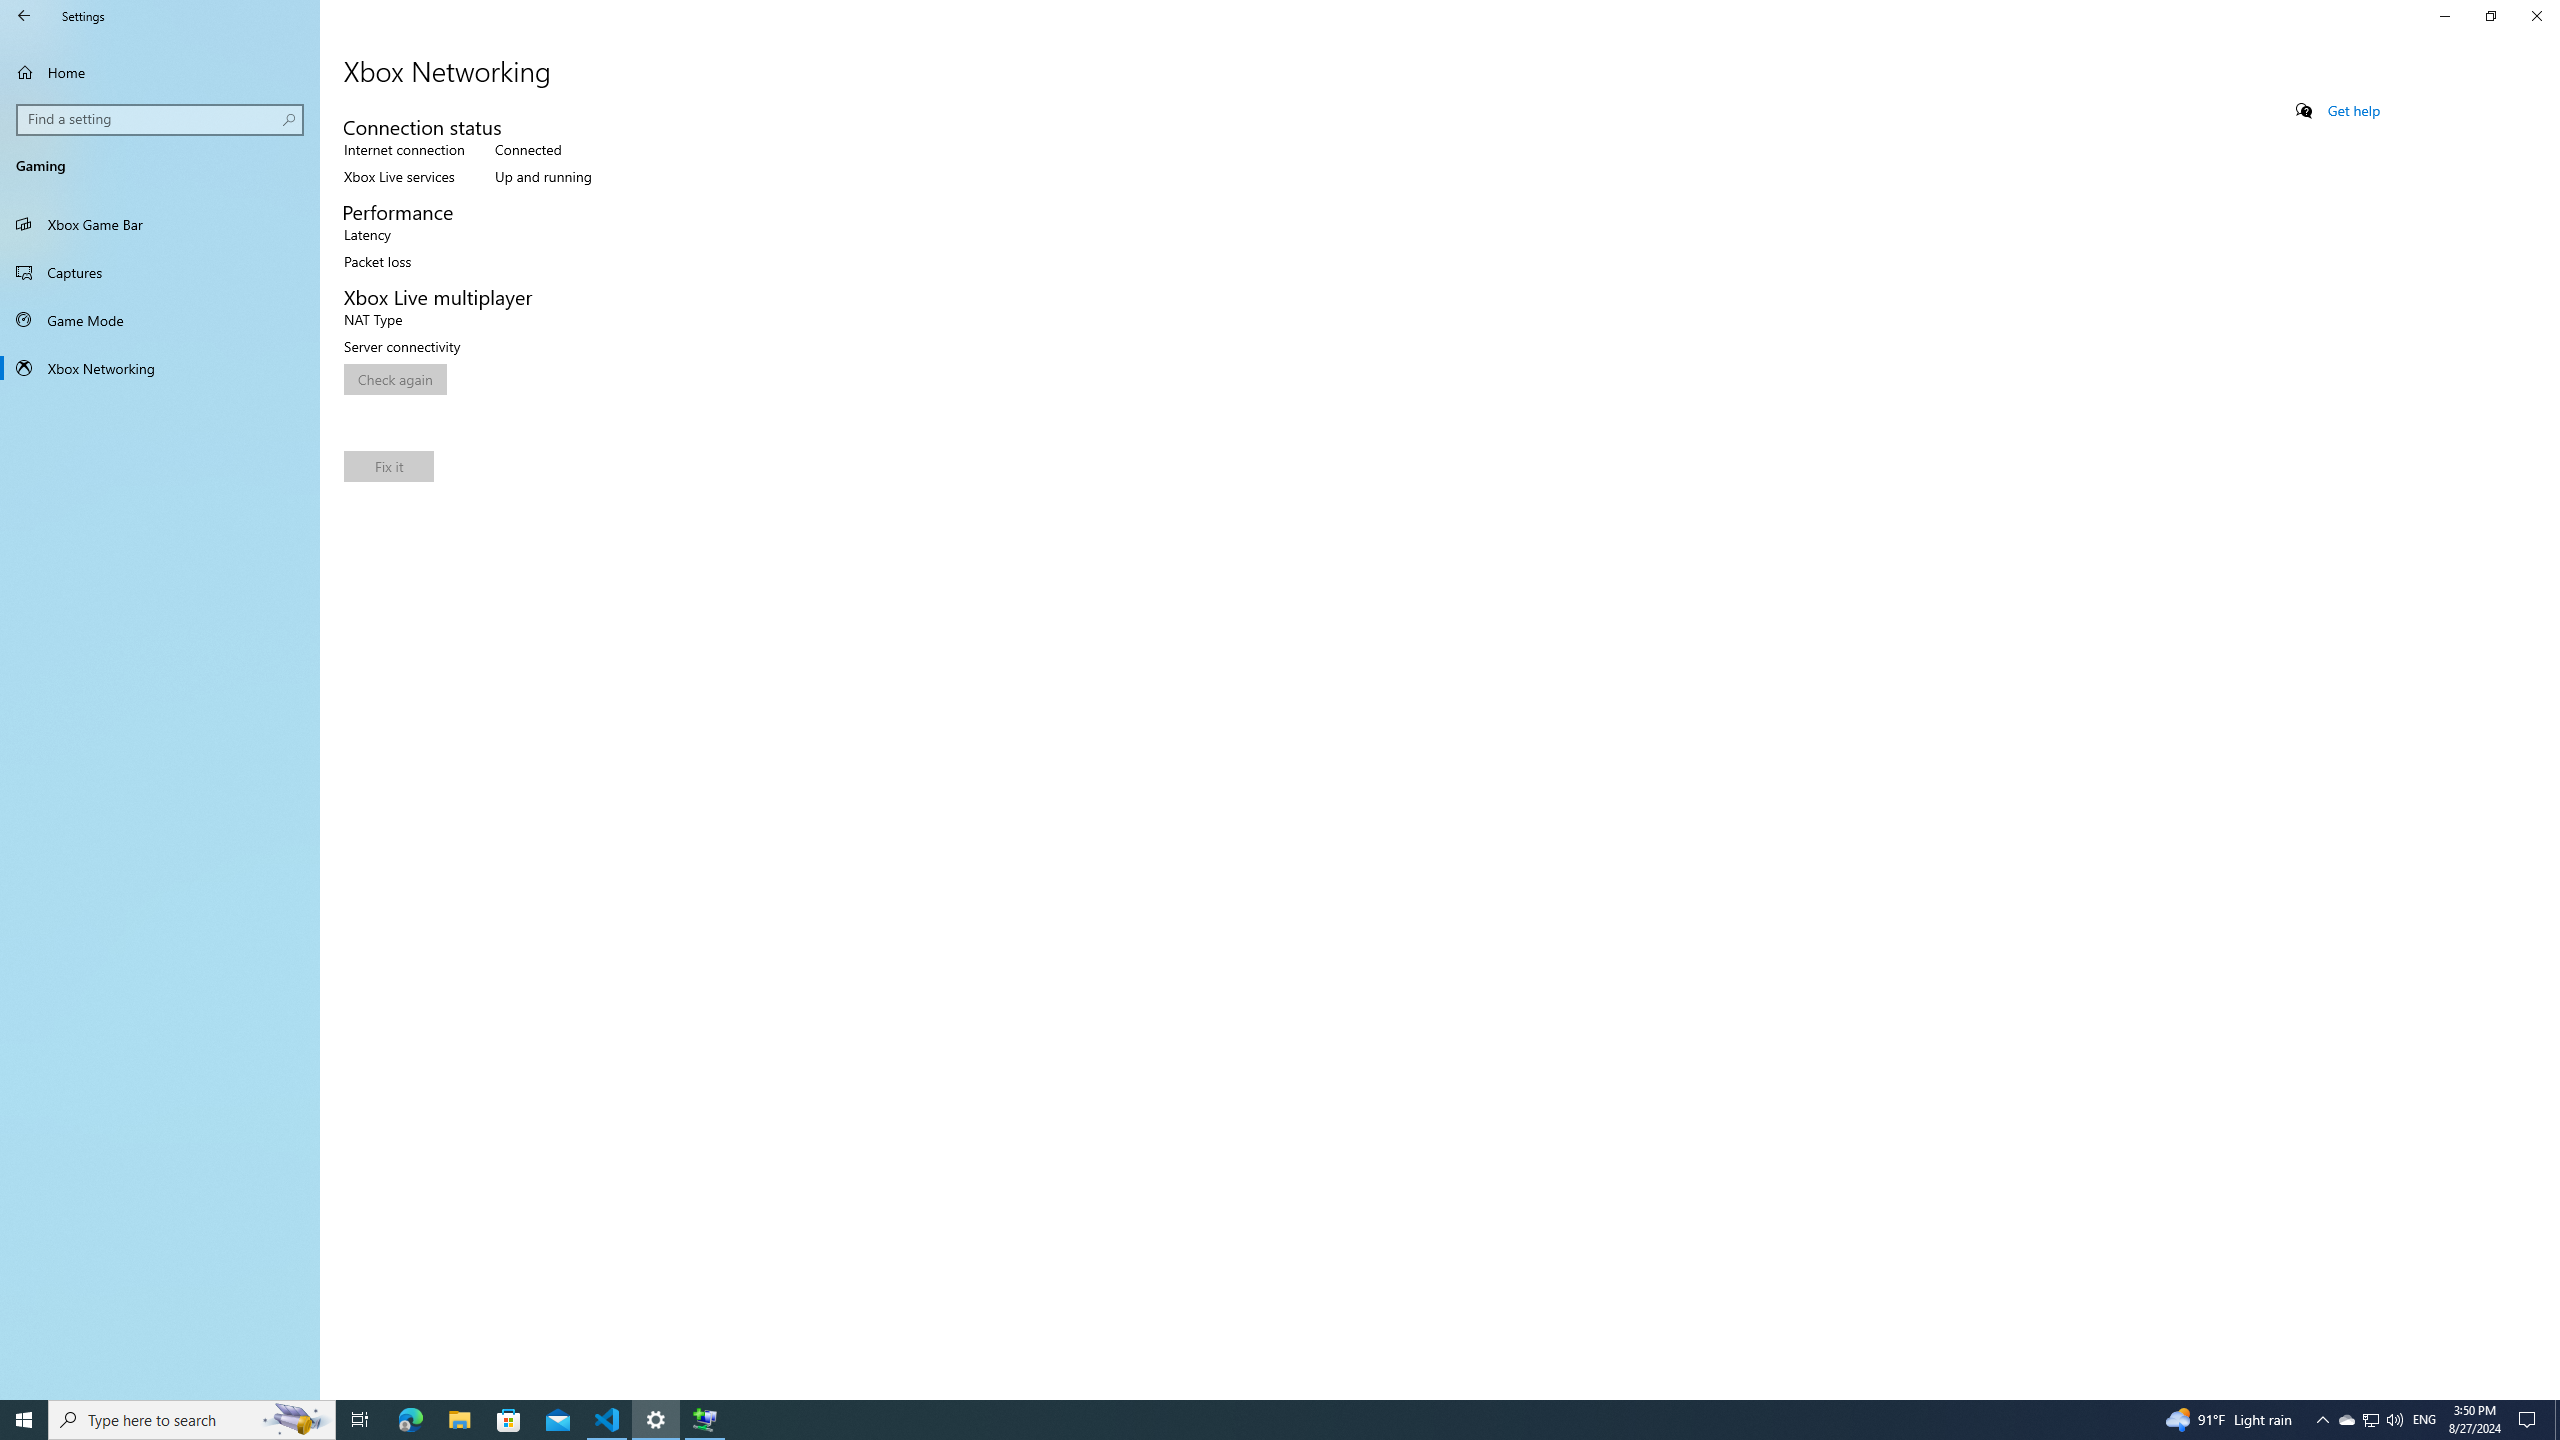  Describe the element at coordinates (160, 118) in the screenshot. I see `'Search box, Find a setting'` at that location.